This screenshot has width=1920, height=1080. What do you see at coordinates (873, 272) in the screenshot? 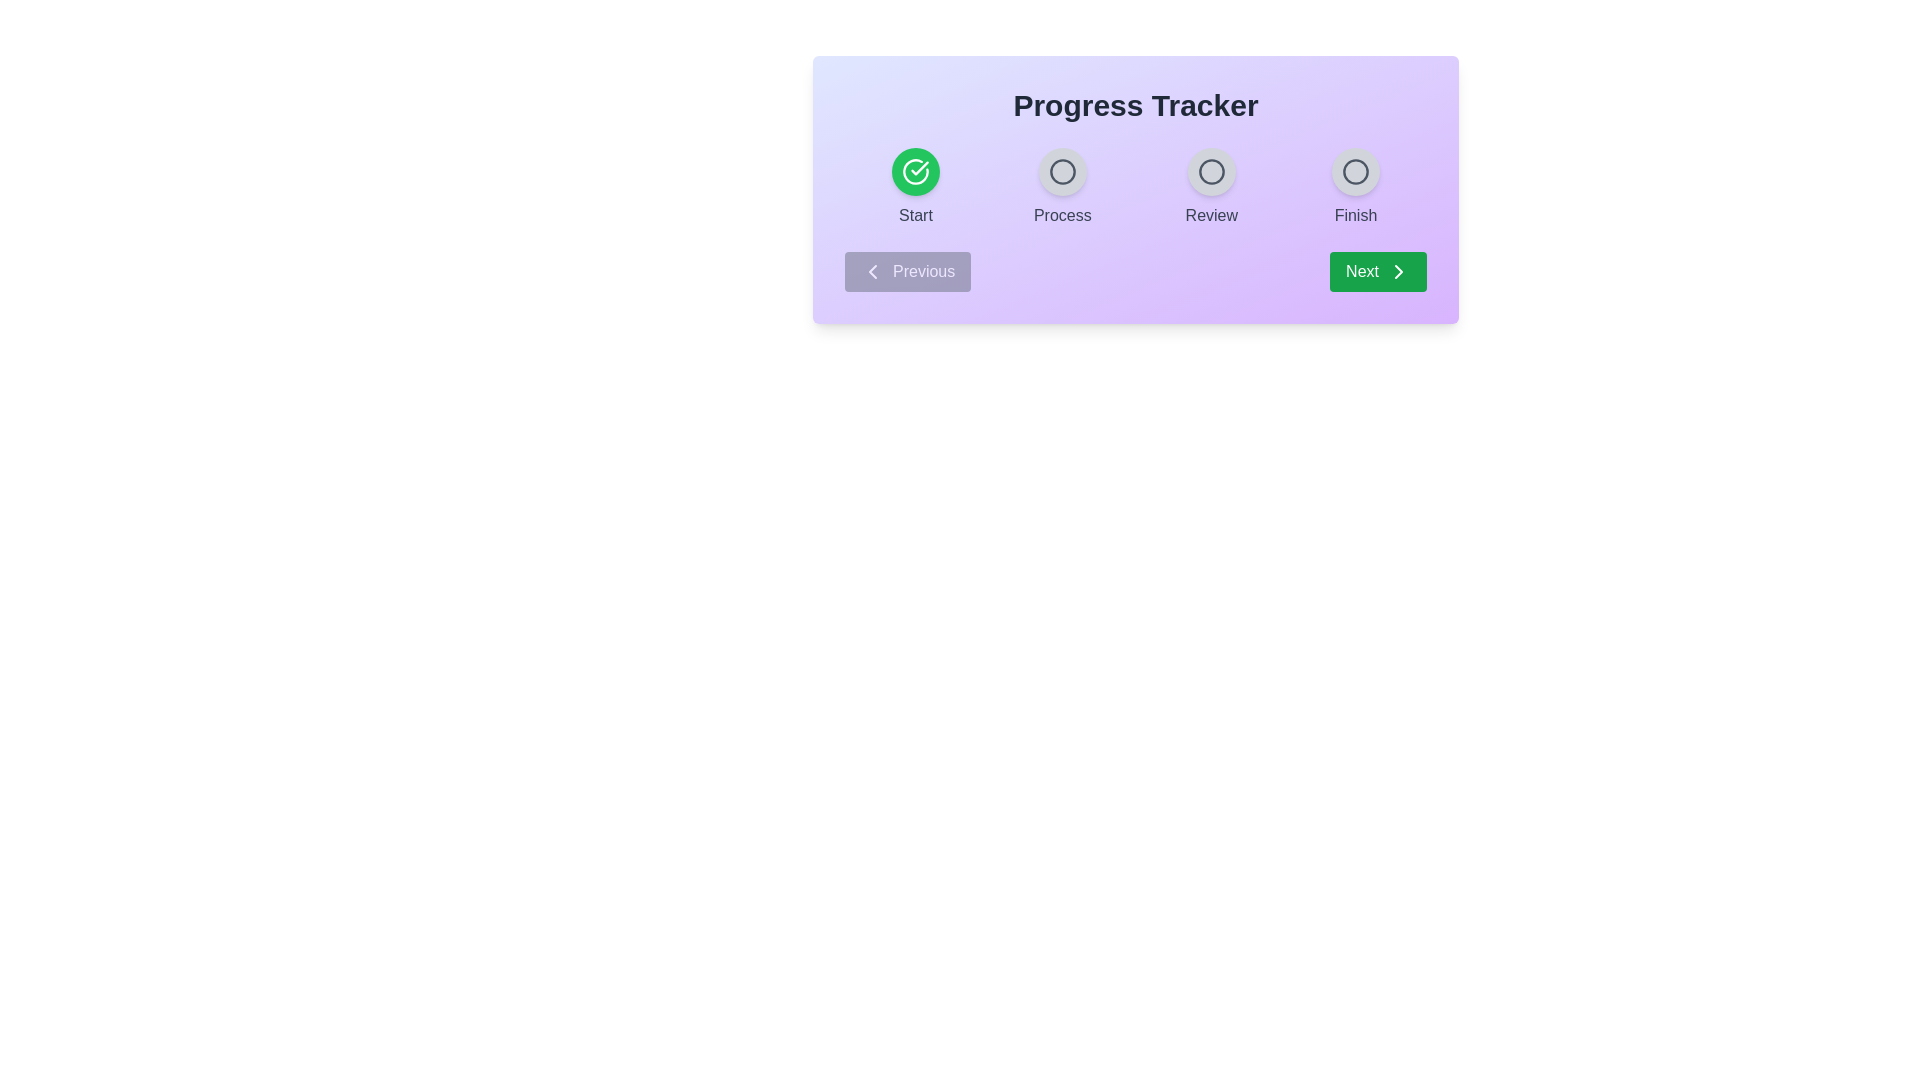
I see `the icon for backwards navigation located near the bottom-left corner of the panel, adjacent to the 'Previous' button` at bounding box center [873, 272].